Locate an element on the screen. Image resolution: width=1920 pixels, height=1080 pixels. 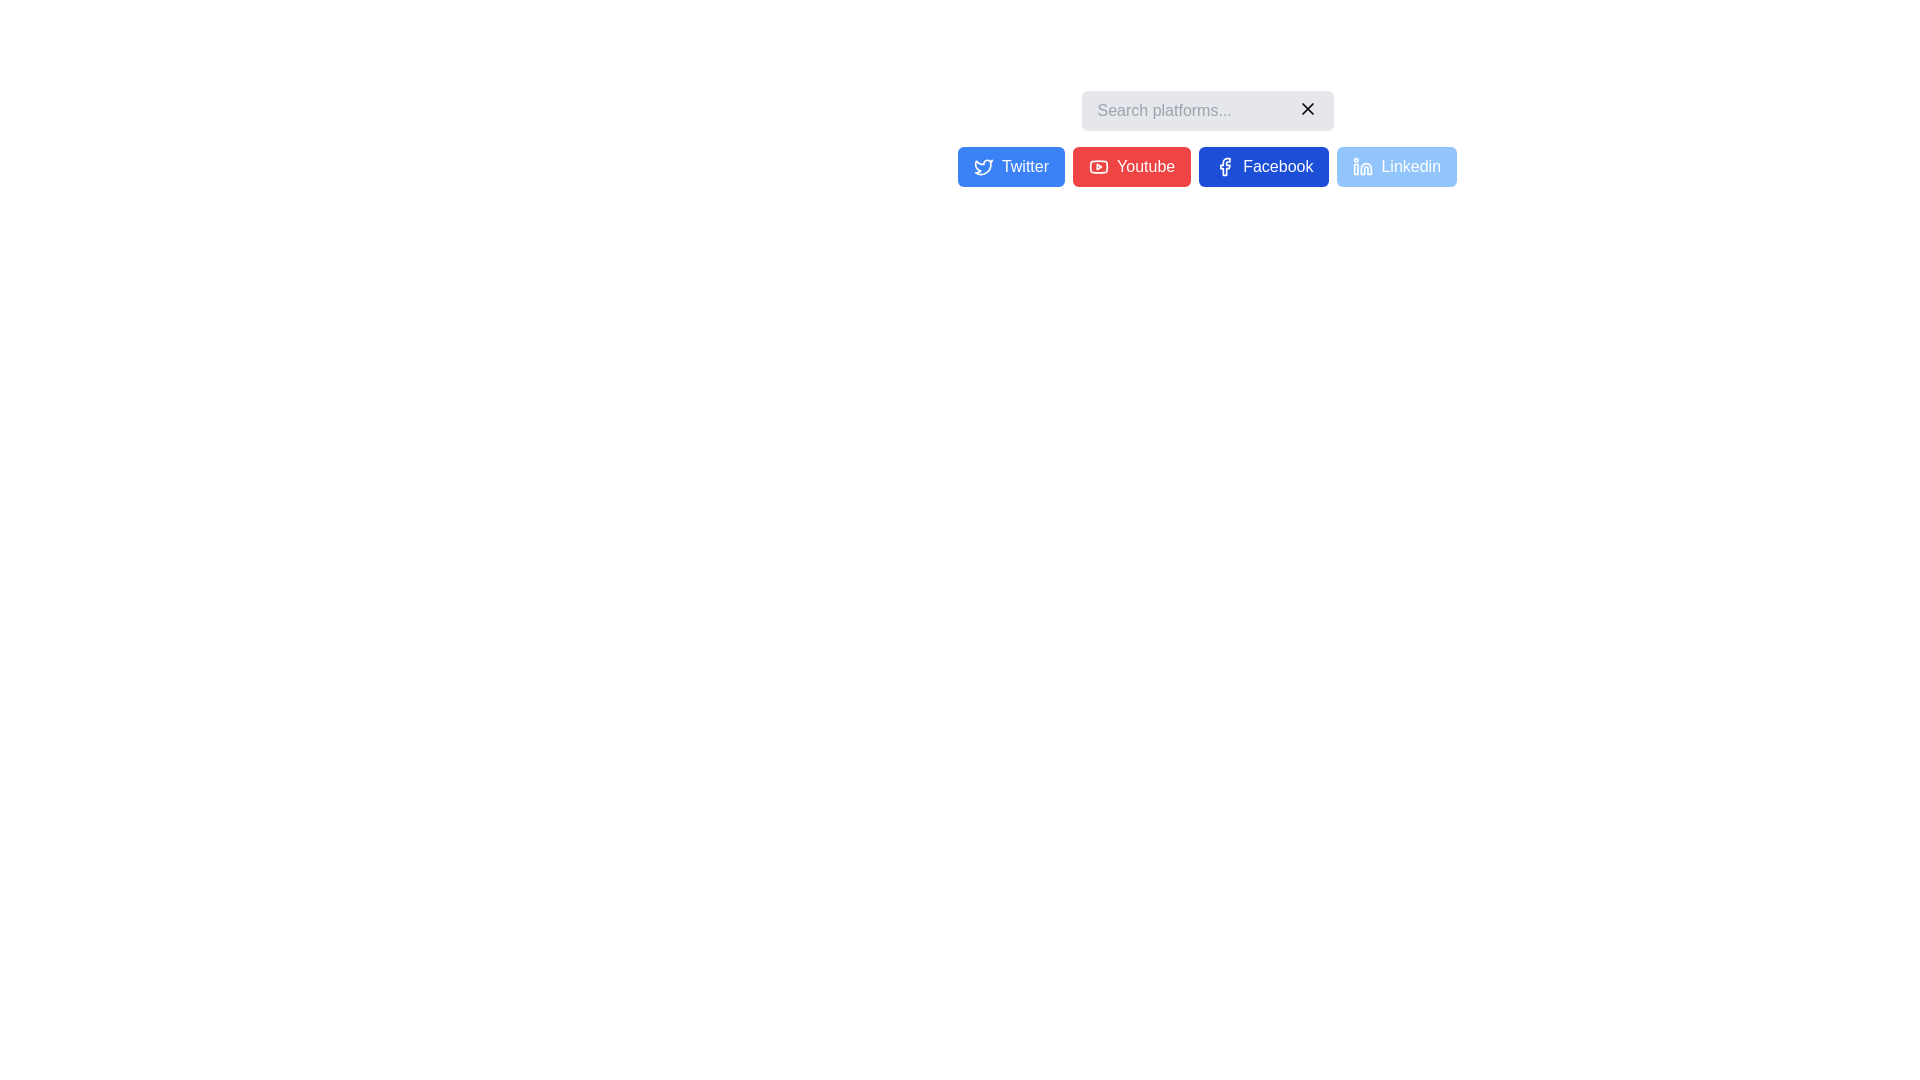
the Twitter icon, which is a blue outlined bird silhouette on a white background, located inside a button labeled 'Twitter' is located at coordinates (983, 165).